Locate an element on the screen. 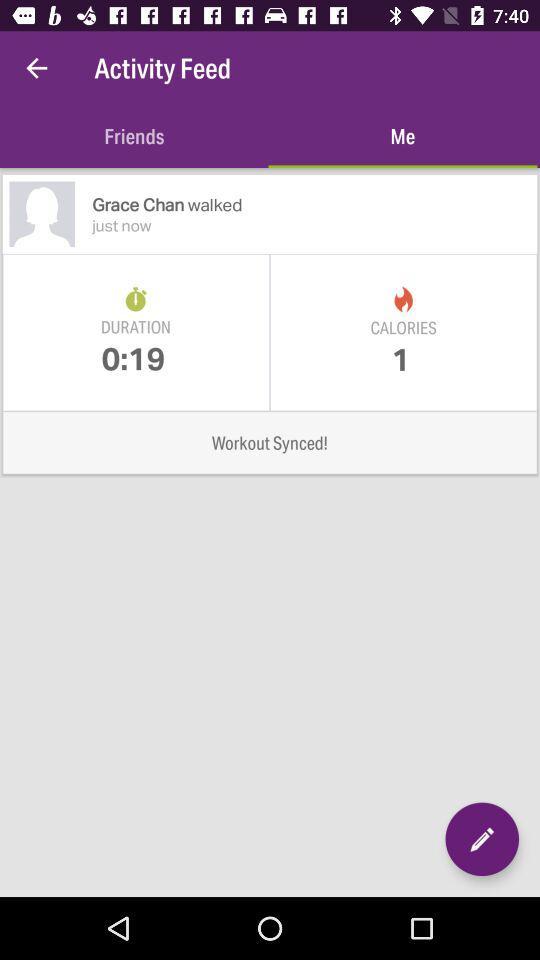 Image resolution: width=540 pixels, height=960 pixels. a place to edit the details on the page is located at coordinates (481, 839).